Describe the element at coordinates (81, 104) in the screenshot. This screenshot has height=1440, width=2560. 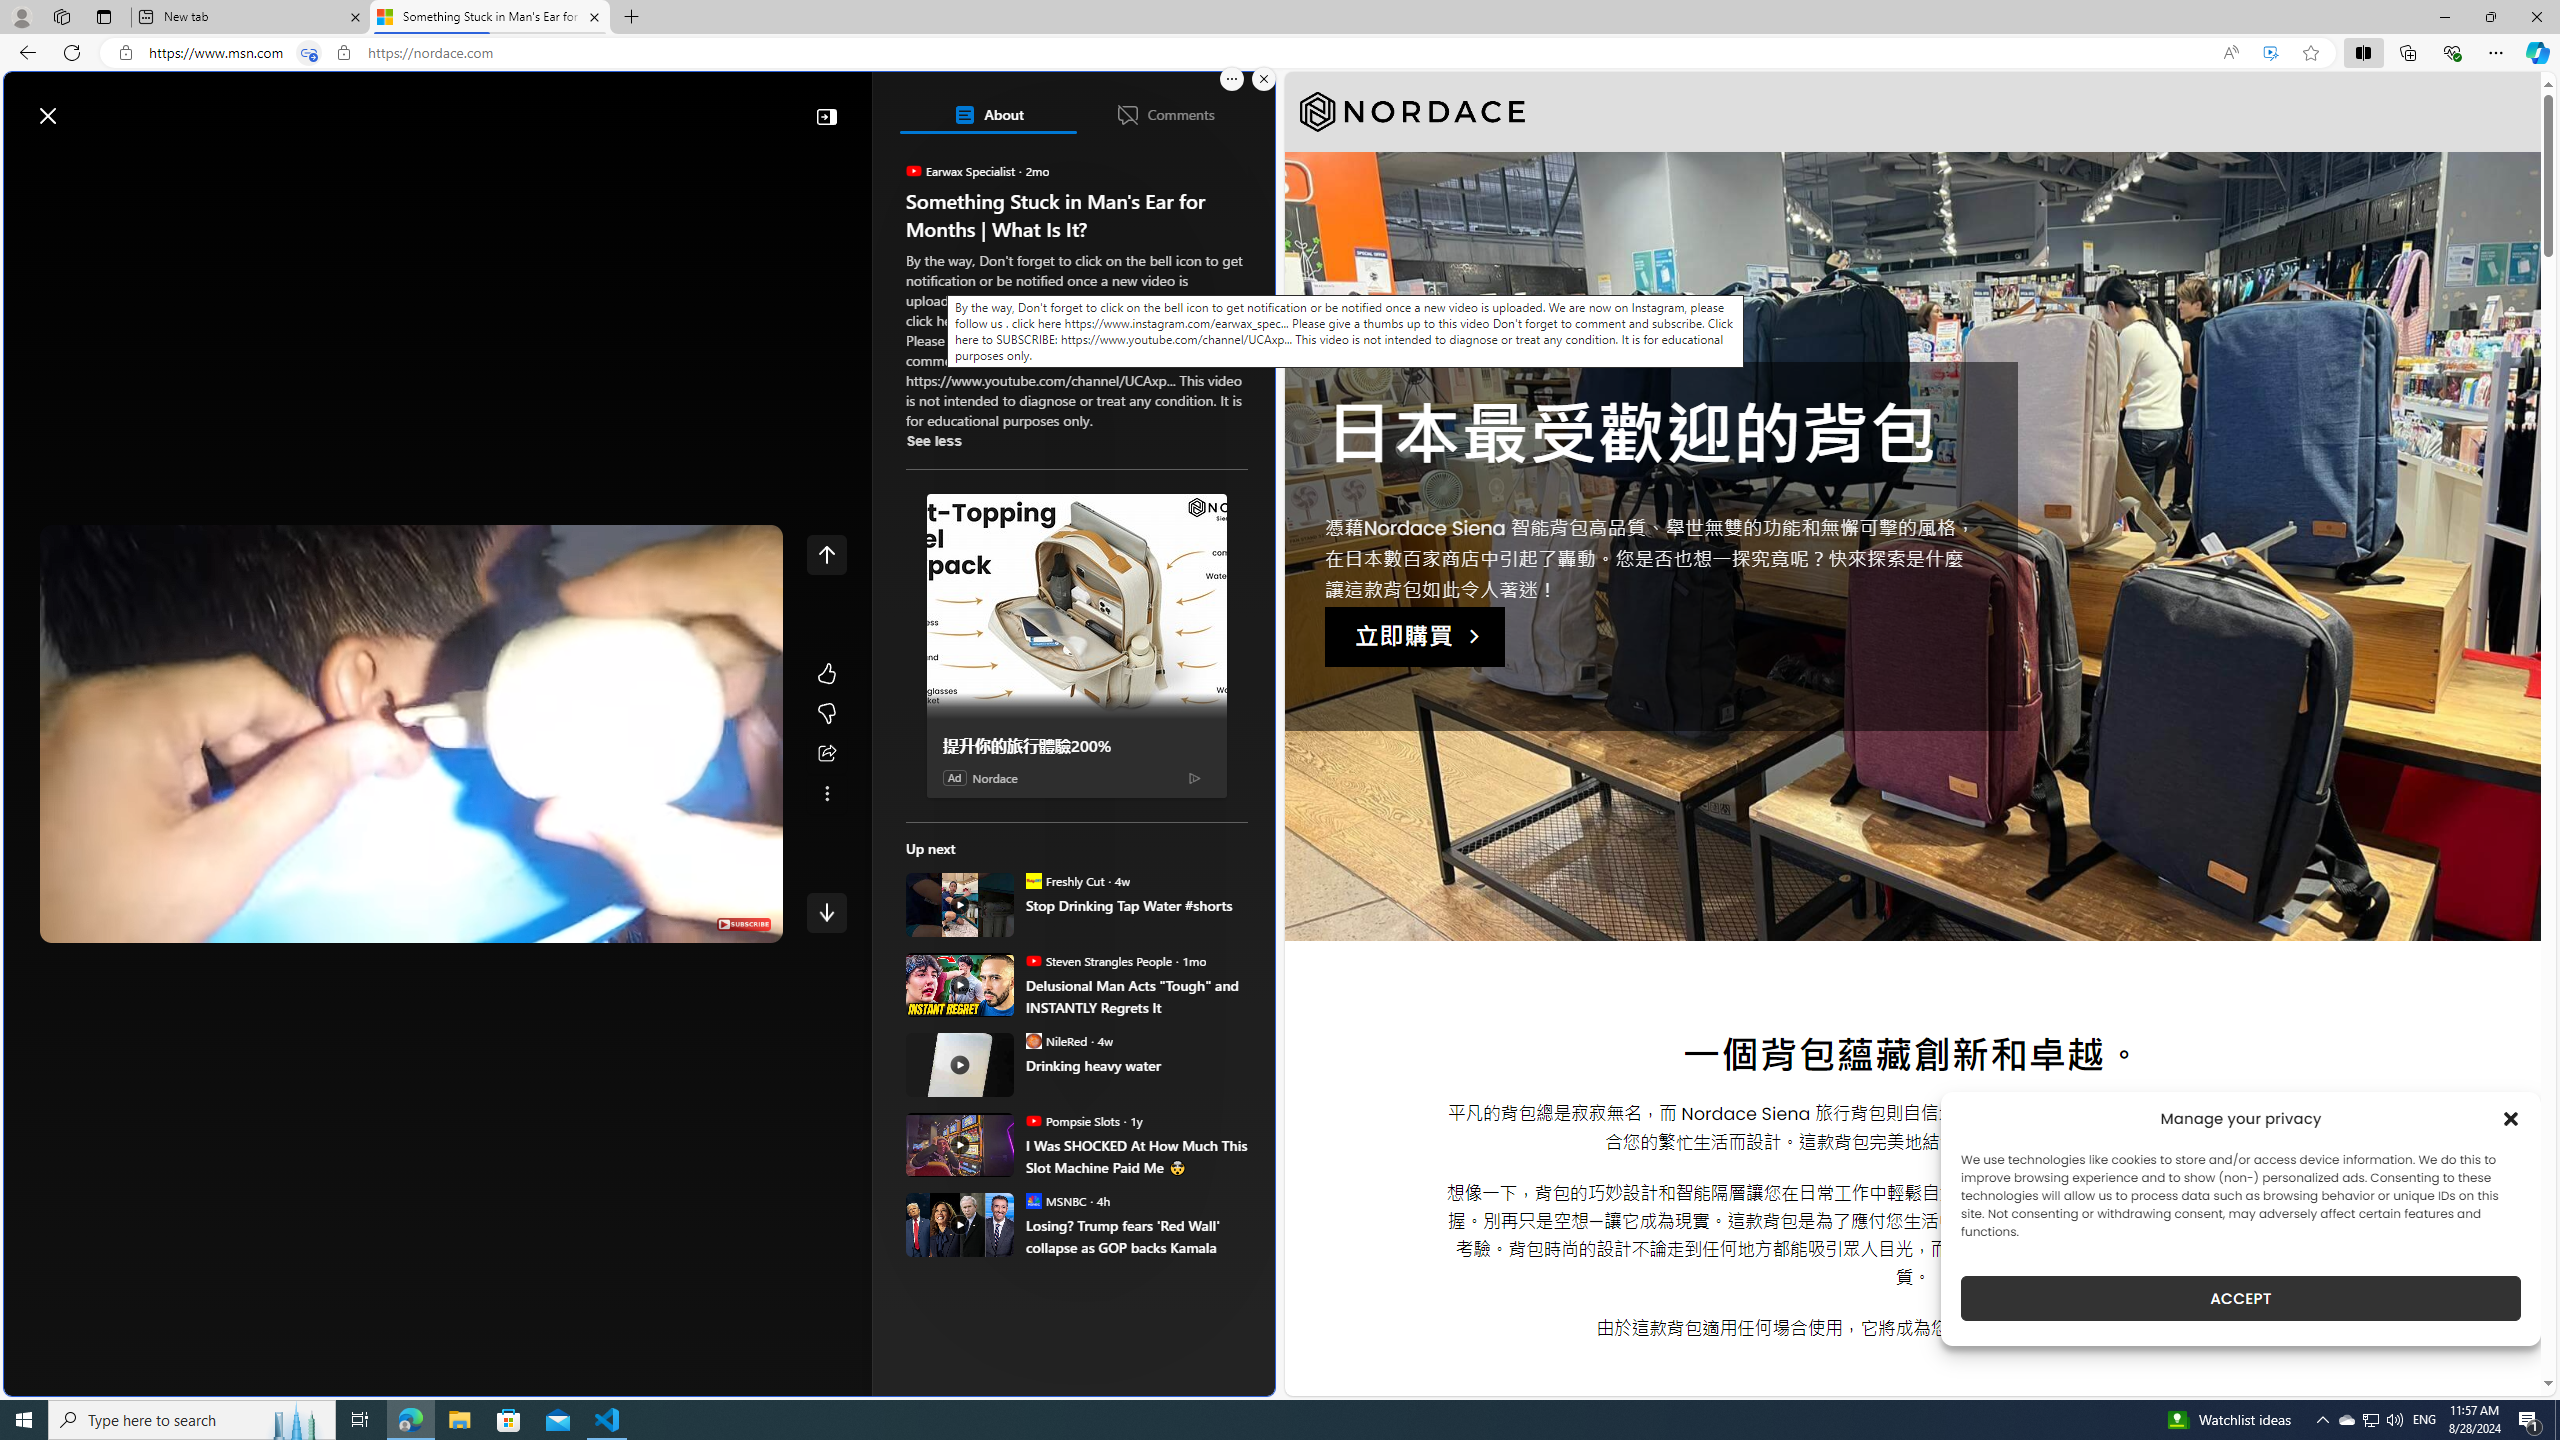
I see `'Skip to footer'` at that location.